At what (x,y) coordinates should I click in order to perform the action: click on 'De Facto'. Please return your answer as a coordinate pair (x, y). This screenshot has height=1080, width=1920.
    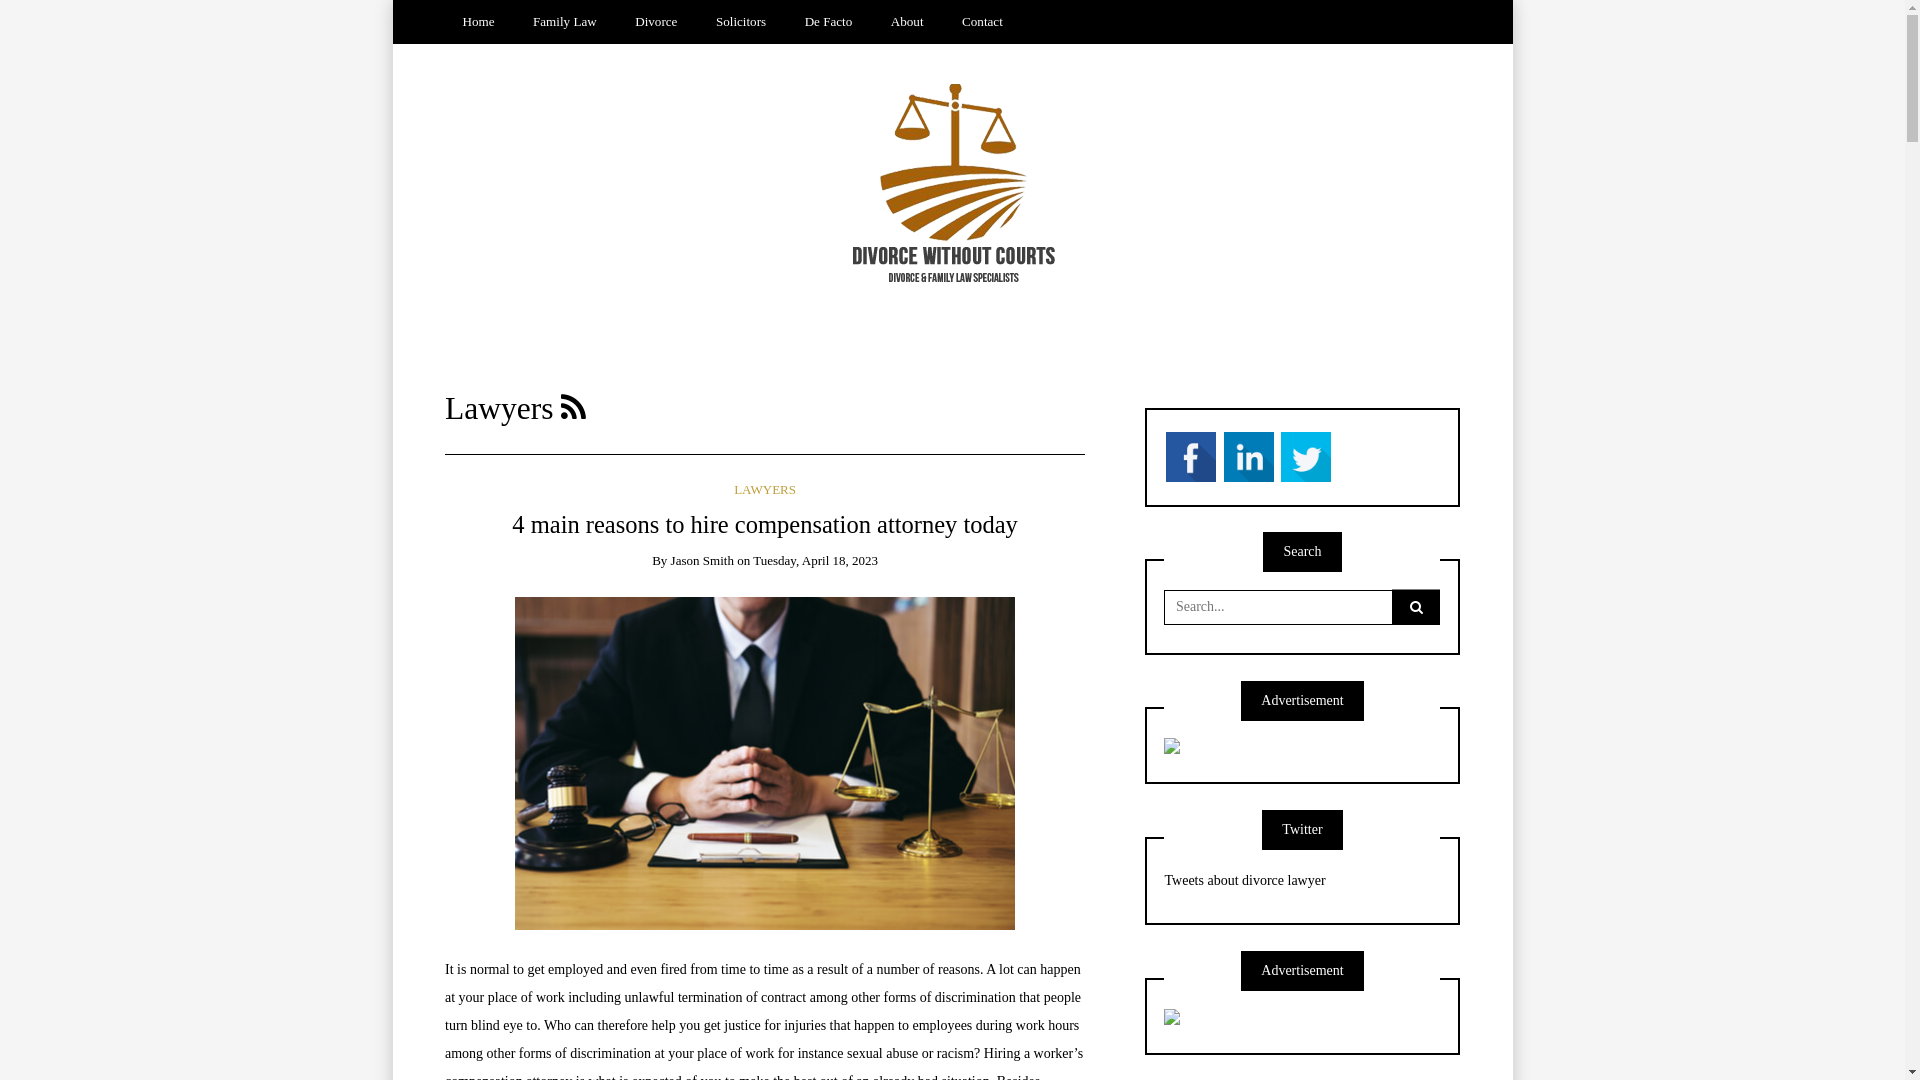
    Looking at the image, I should click on (828, 22).